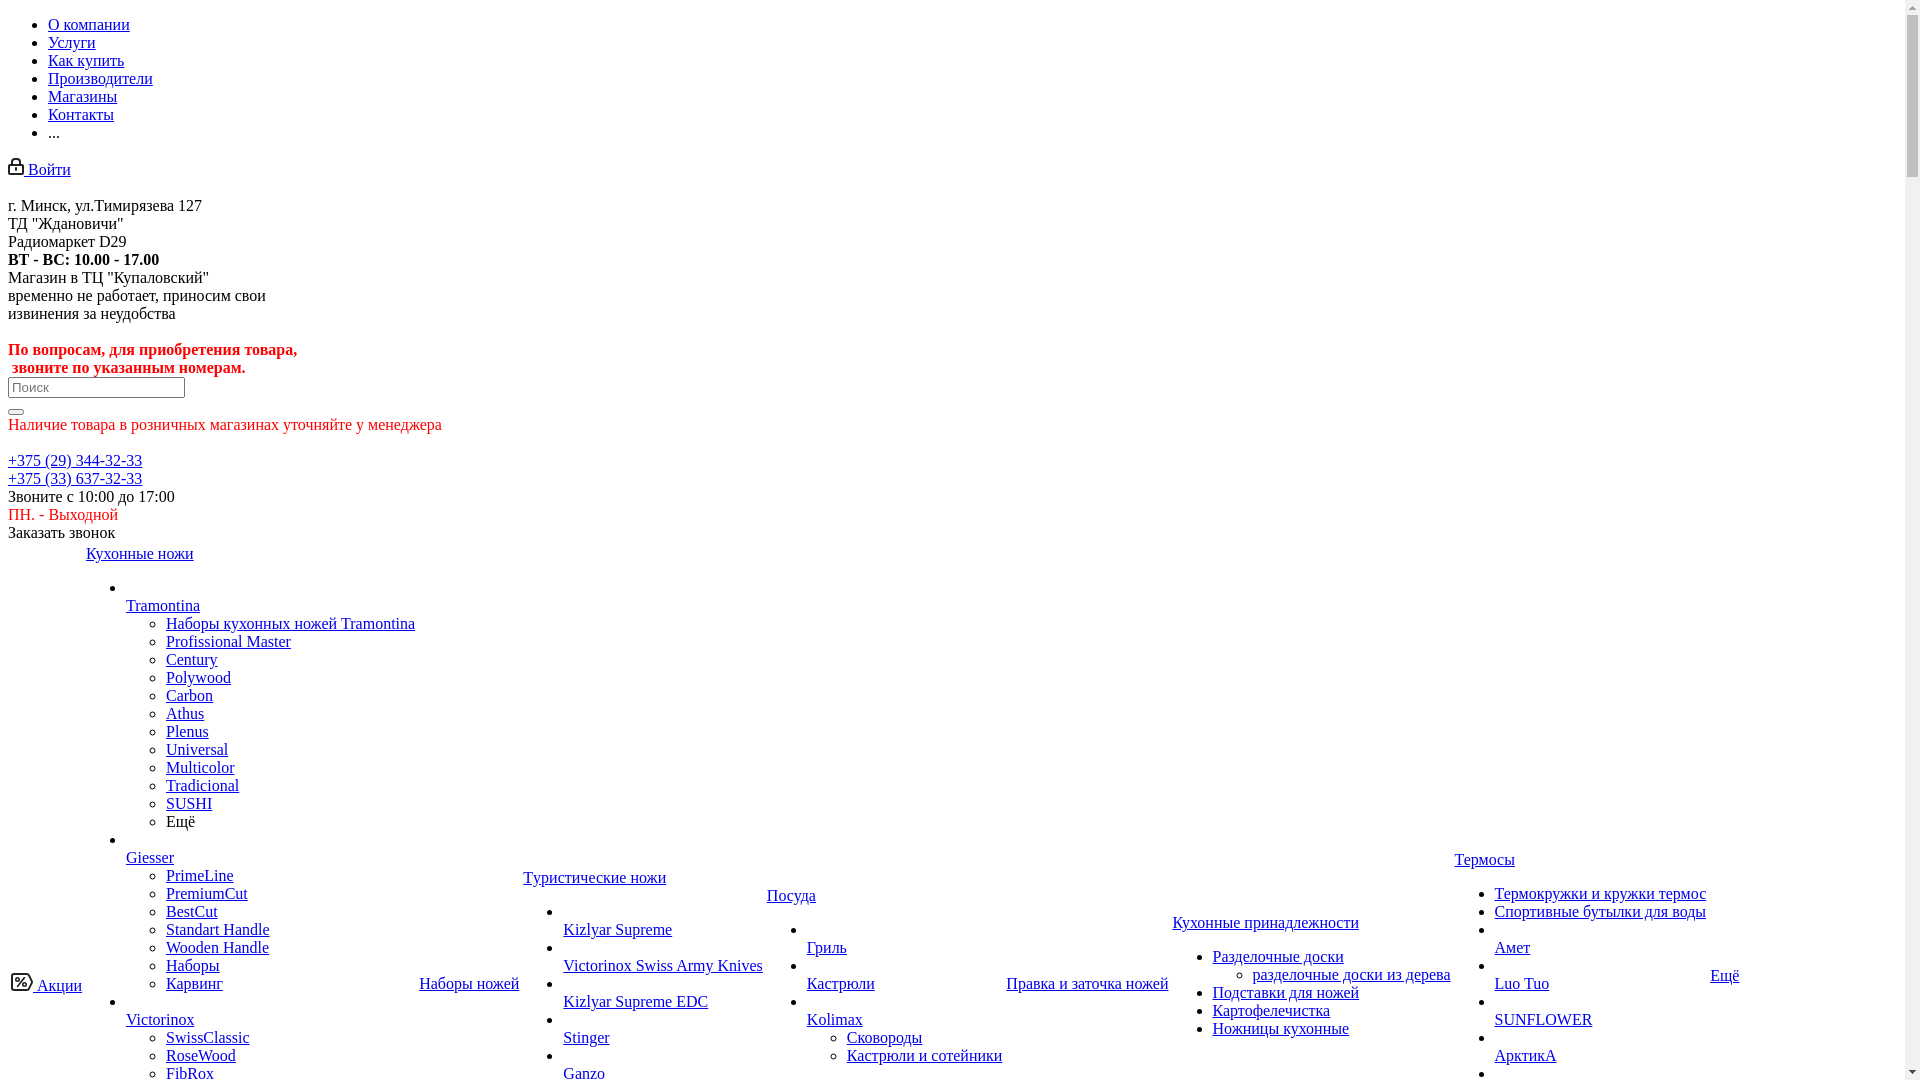 This screenshot has width=1920, height=1080. What do you see at coordinates (188, 802) in the screenshot?
I see `'SUSHI'` at bounding box center [188, 802].